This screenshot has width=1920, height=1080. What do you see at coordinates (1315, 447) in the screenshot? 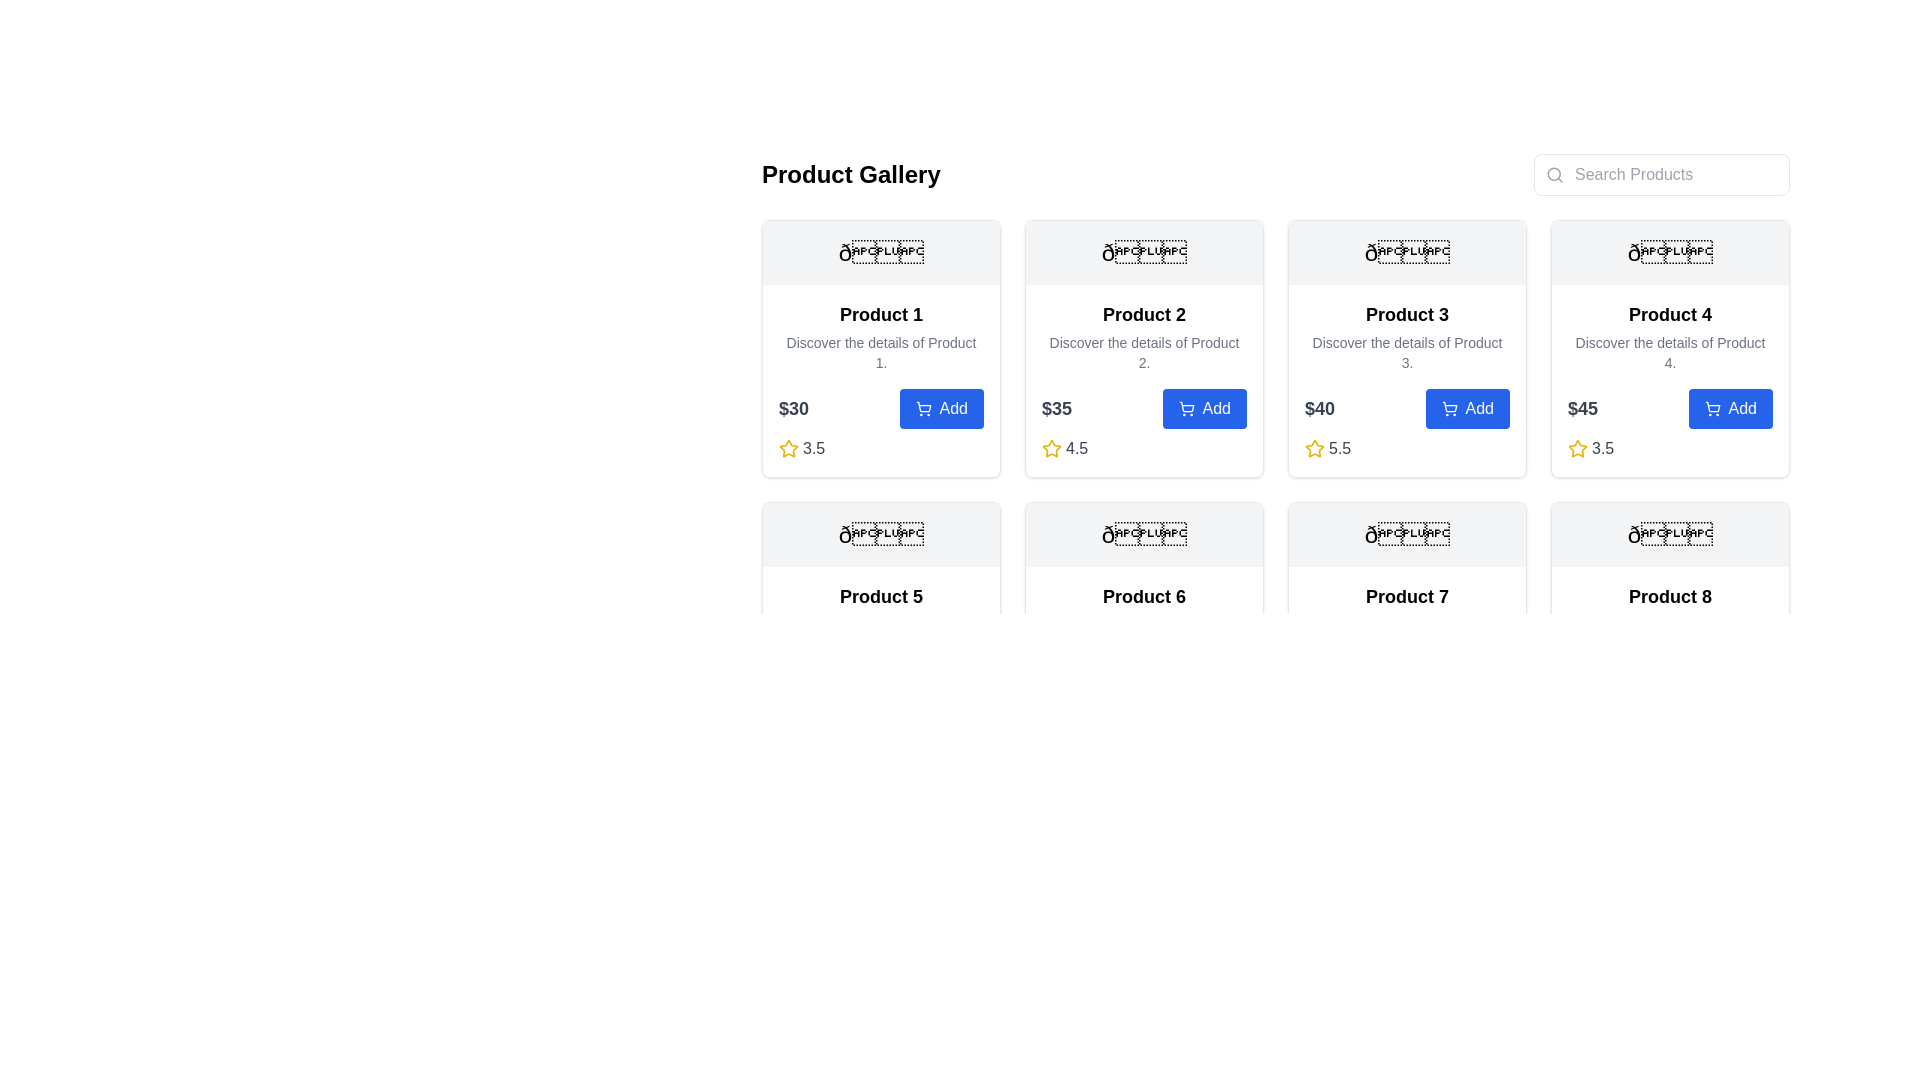
I see `the yellow star icon, which is part of the rating system for 'Product 3', located to the left of the rating text '5.5'` at bounding box center [1315, 447].